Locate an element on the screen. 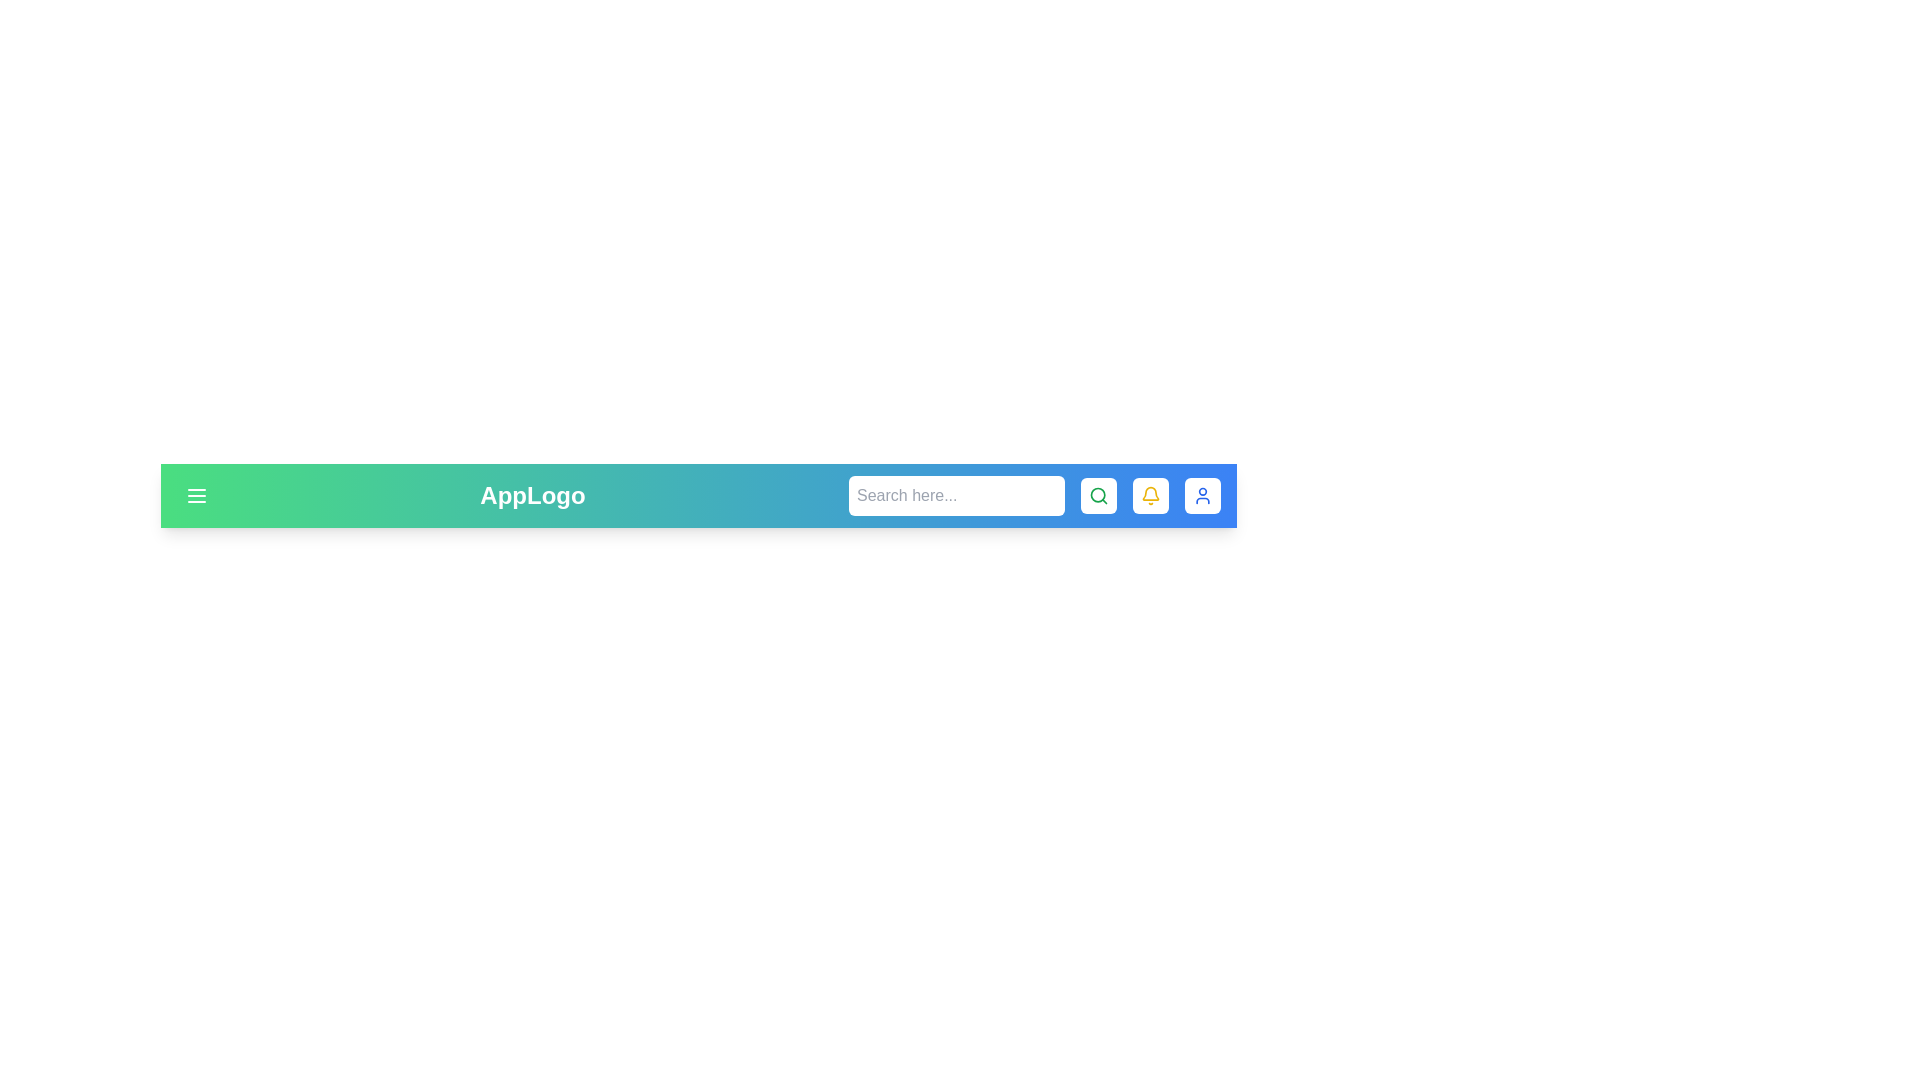 The image size is (1920, 1080). the notification icon to view notifications is located at coordinates (1151, 495).